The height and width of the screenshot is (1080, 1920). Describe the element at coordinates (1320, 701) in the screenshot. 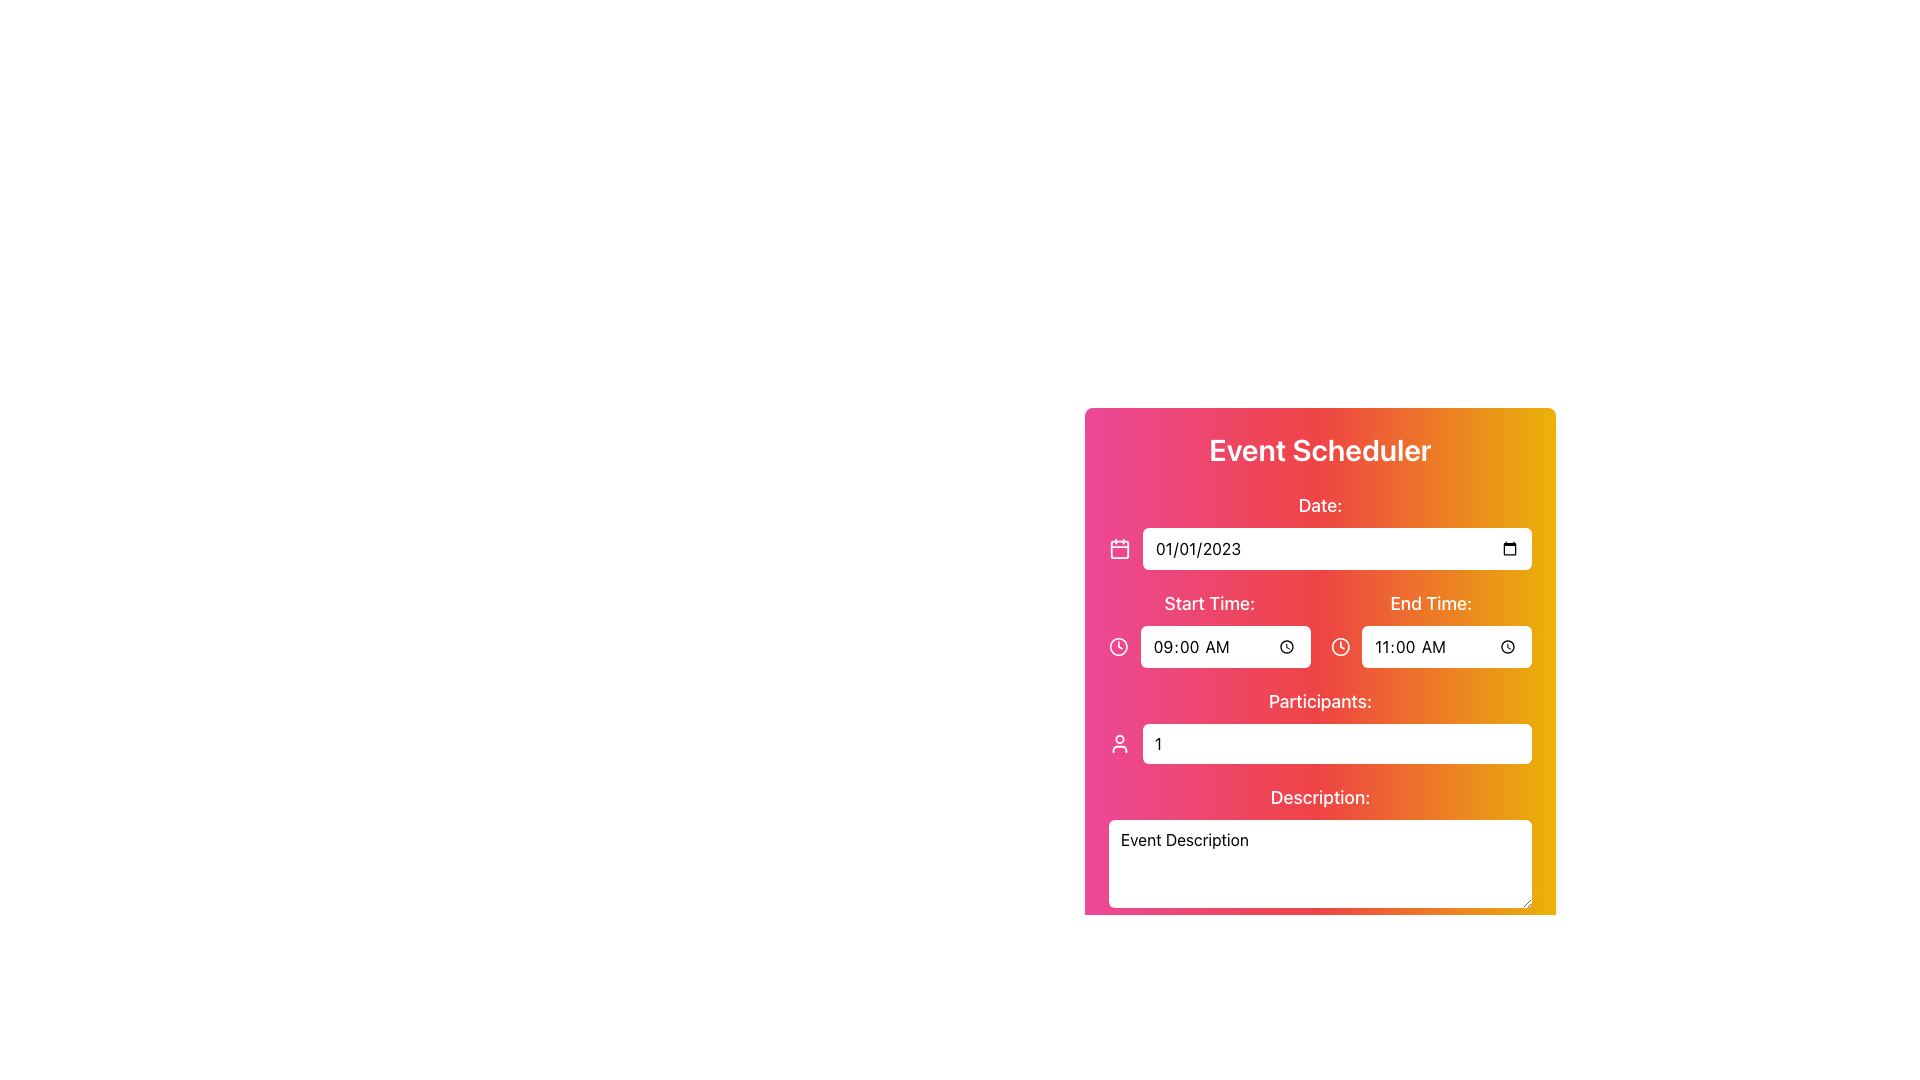

I see `the label indicating the purpose of the input field for specifying participants in an event, which is located above the input field and adjacent to a user icon` at that location.